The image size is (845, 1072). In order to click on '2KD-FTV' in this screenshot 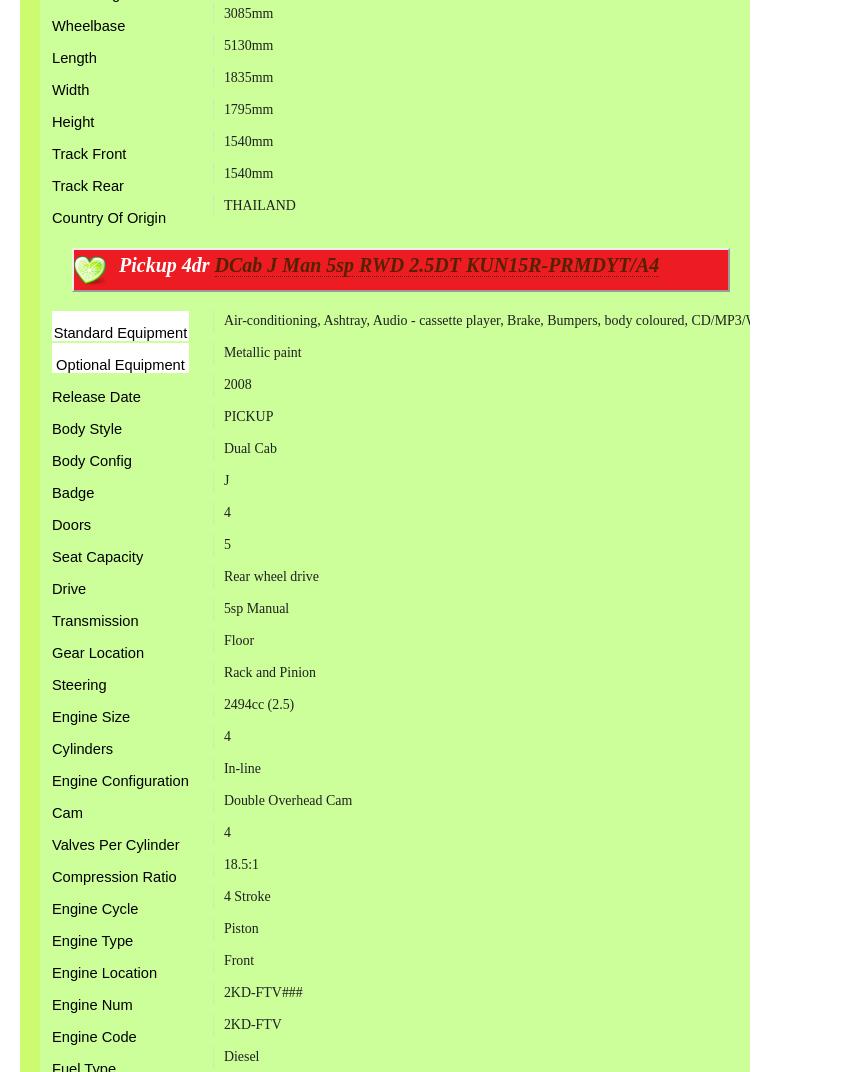, I will do `click(250, 1024)`.